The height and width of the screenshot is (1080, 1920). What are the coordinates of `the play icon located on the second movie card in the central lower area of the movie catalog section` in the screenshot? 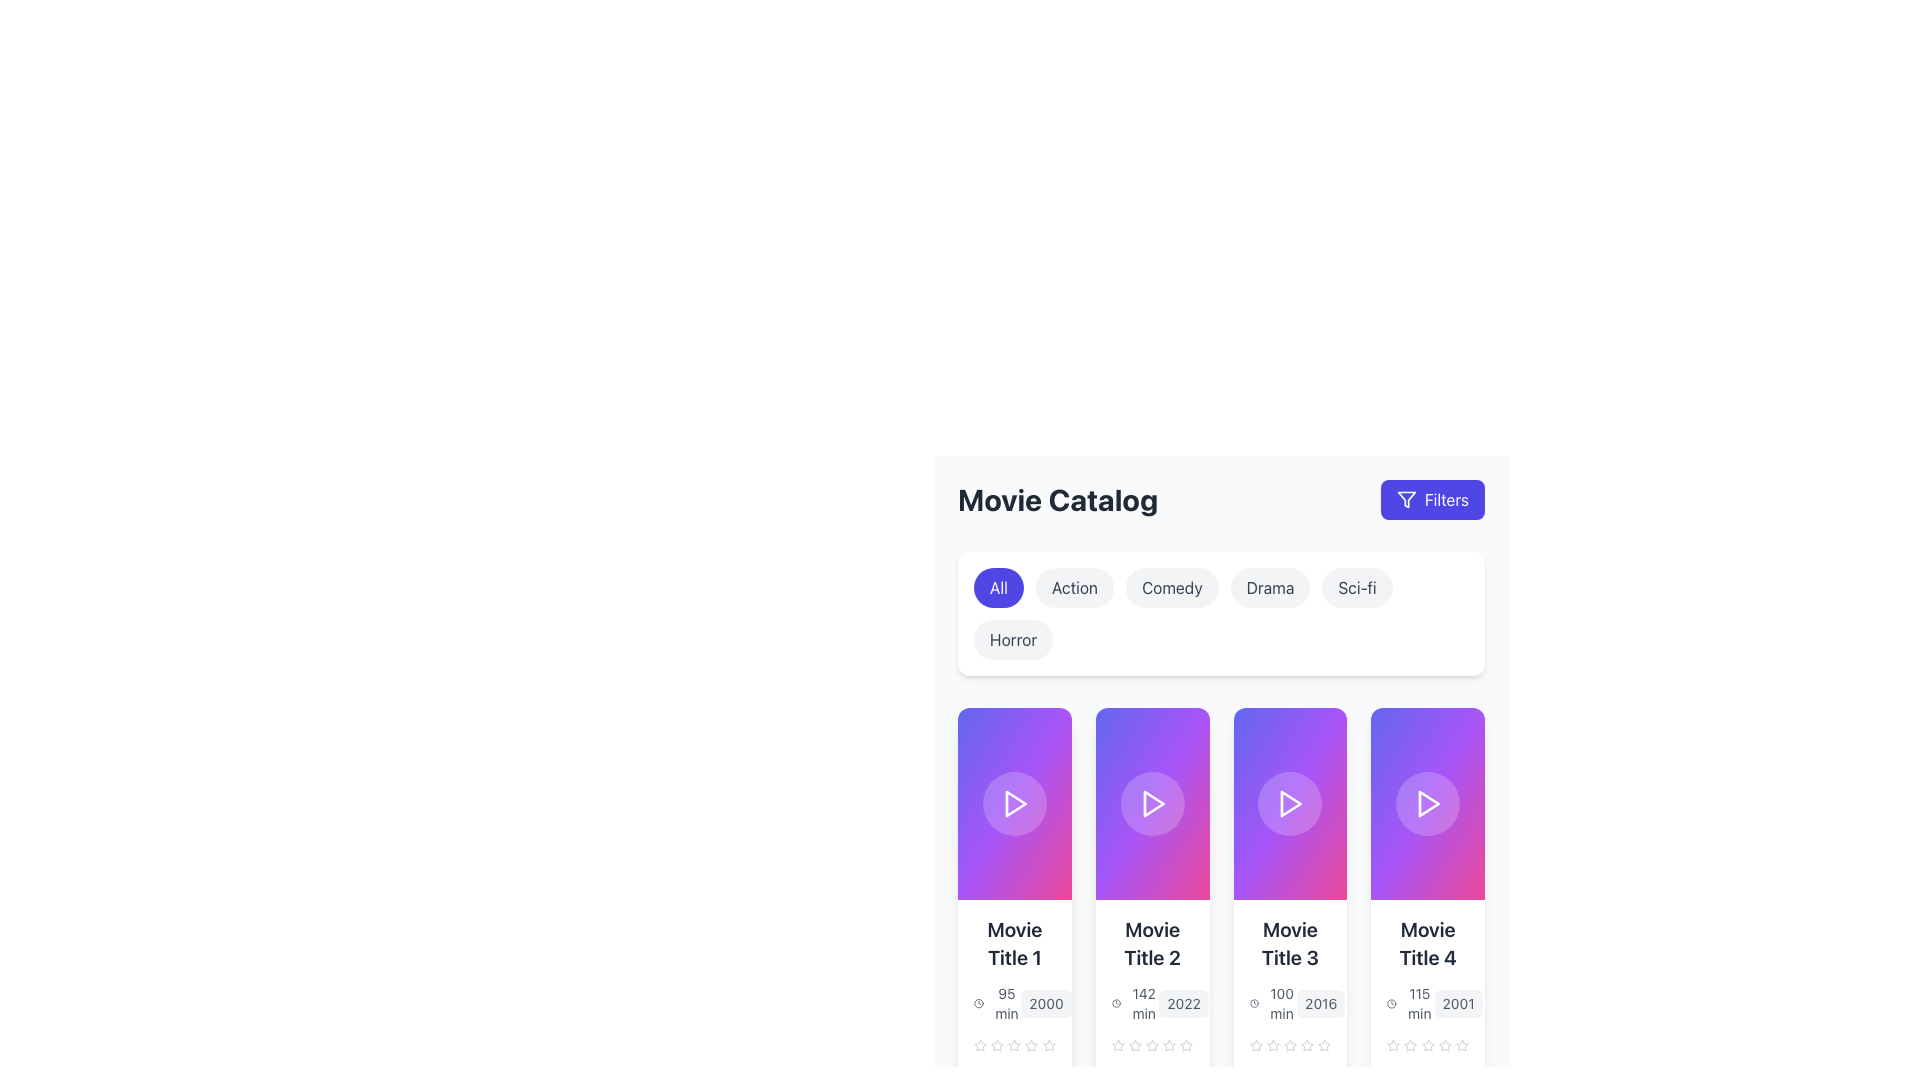 It's located at (1153, 802).